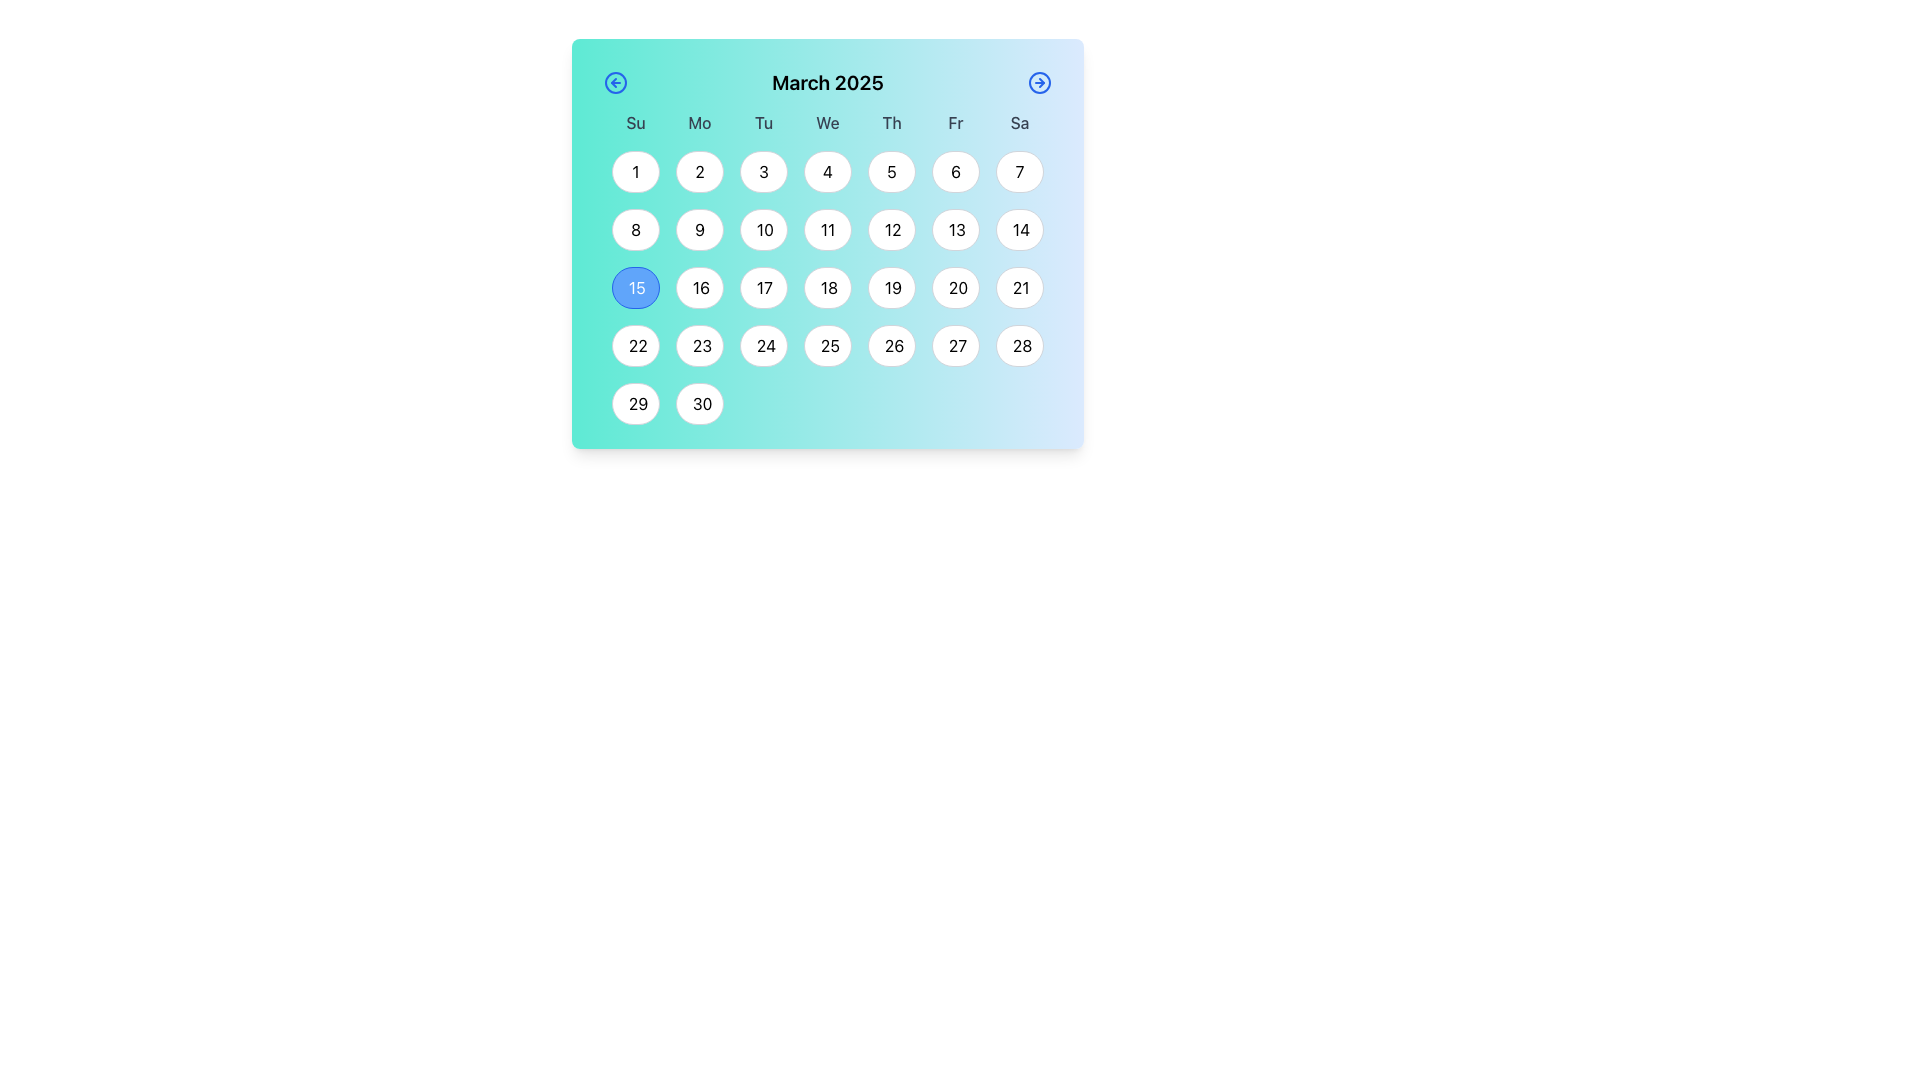  I want to click on the button that selects the 18th day of March 2025 in the calendar view, so click(828, 280).